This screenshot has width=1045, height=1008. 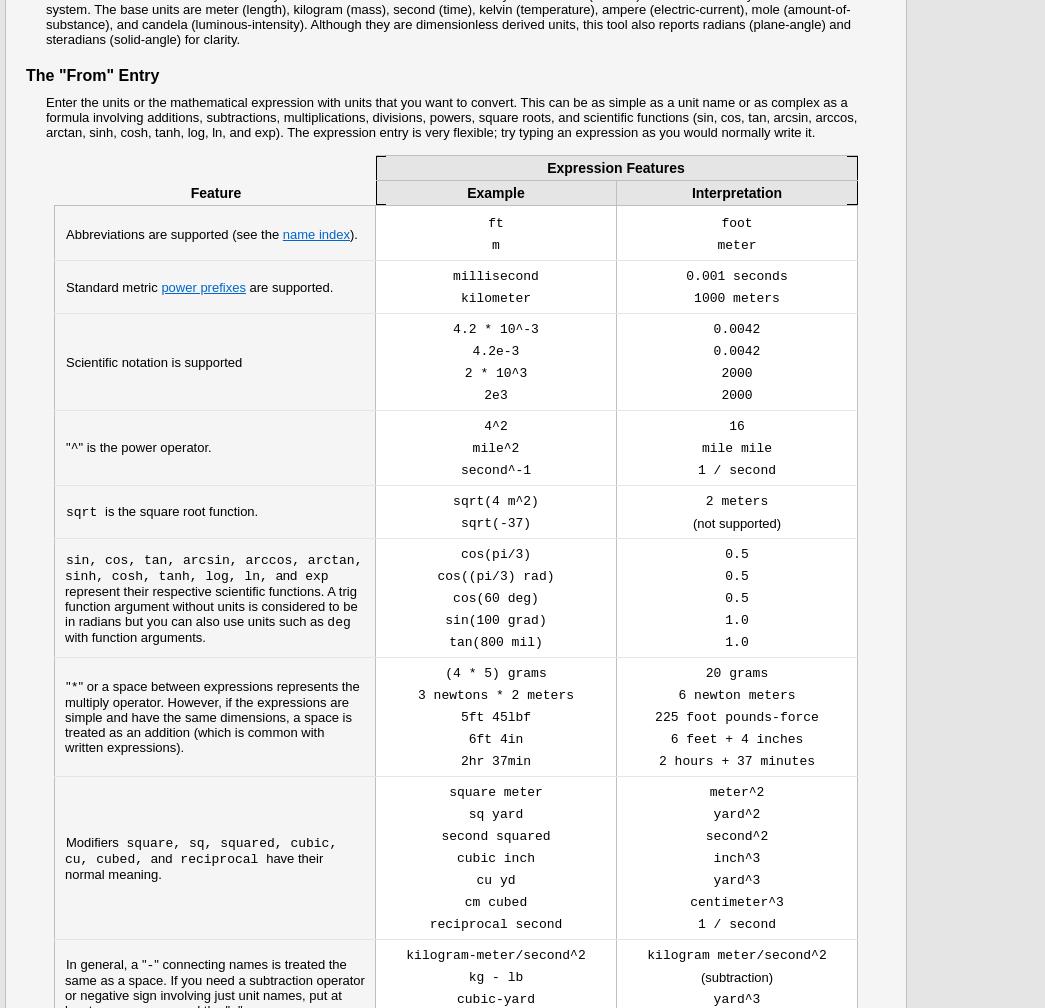 What do you see at coordinates (735, 836) in the screenshot?
I see `'second^2'` at bounding box center [735, 836].